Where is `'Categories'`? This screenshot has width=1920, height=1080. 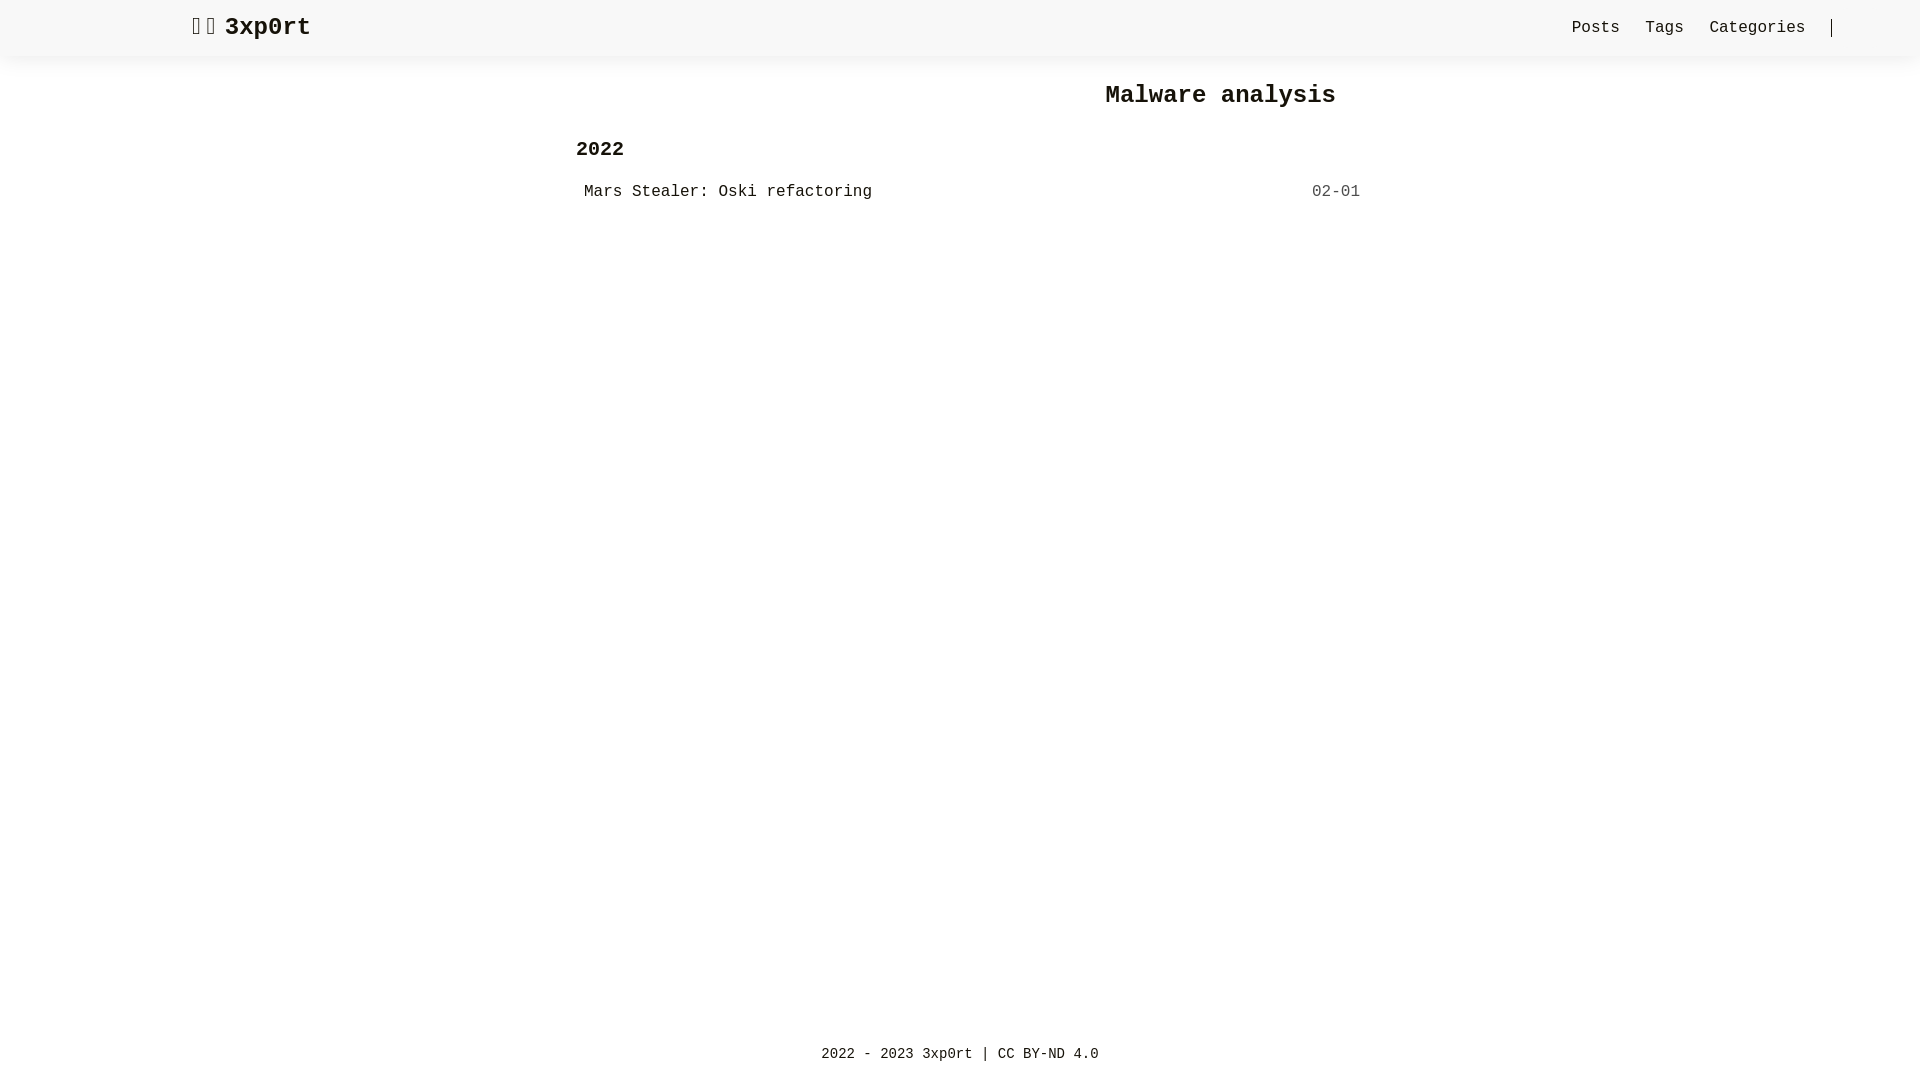 'Categories' is located at coordinates (1707, 27).